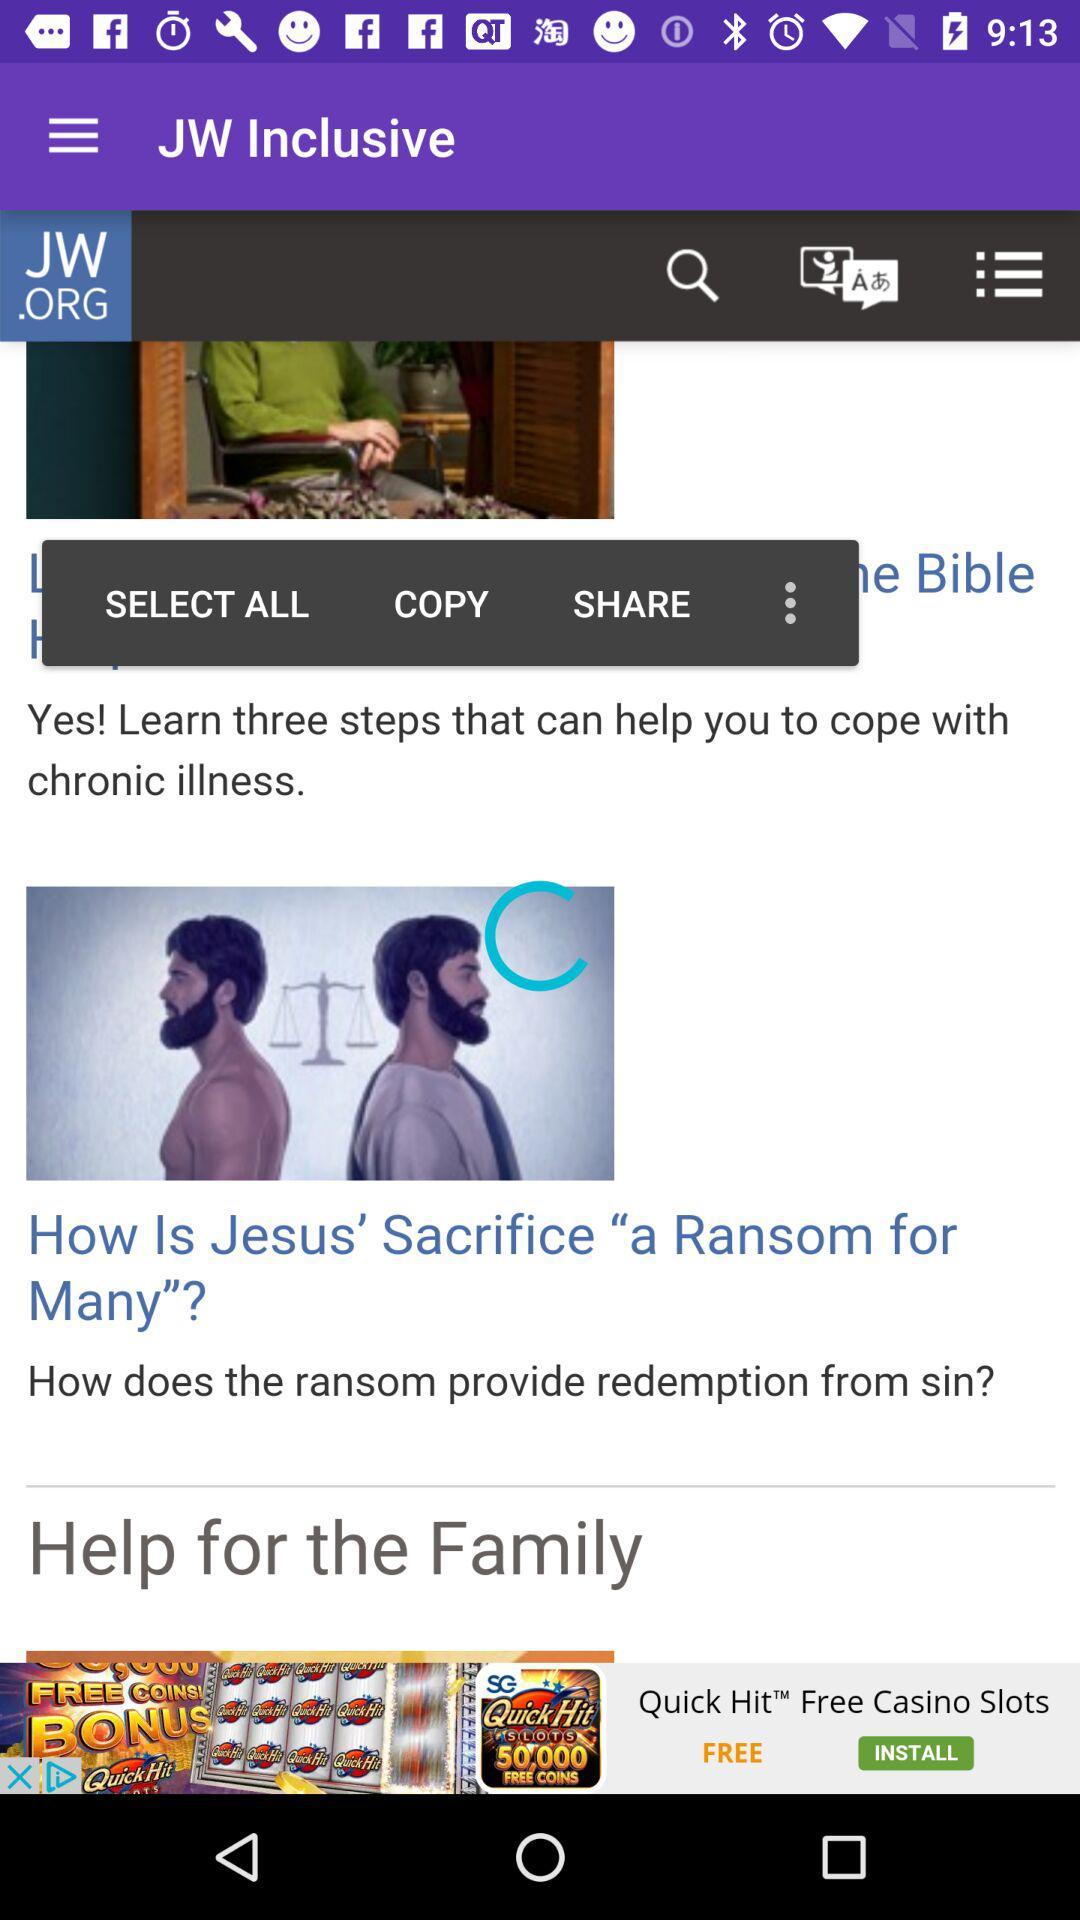 The width and height of the screenshot is (1080, 1920). I want to click on open advertisement, so click(540, 1727).